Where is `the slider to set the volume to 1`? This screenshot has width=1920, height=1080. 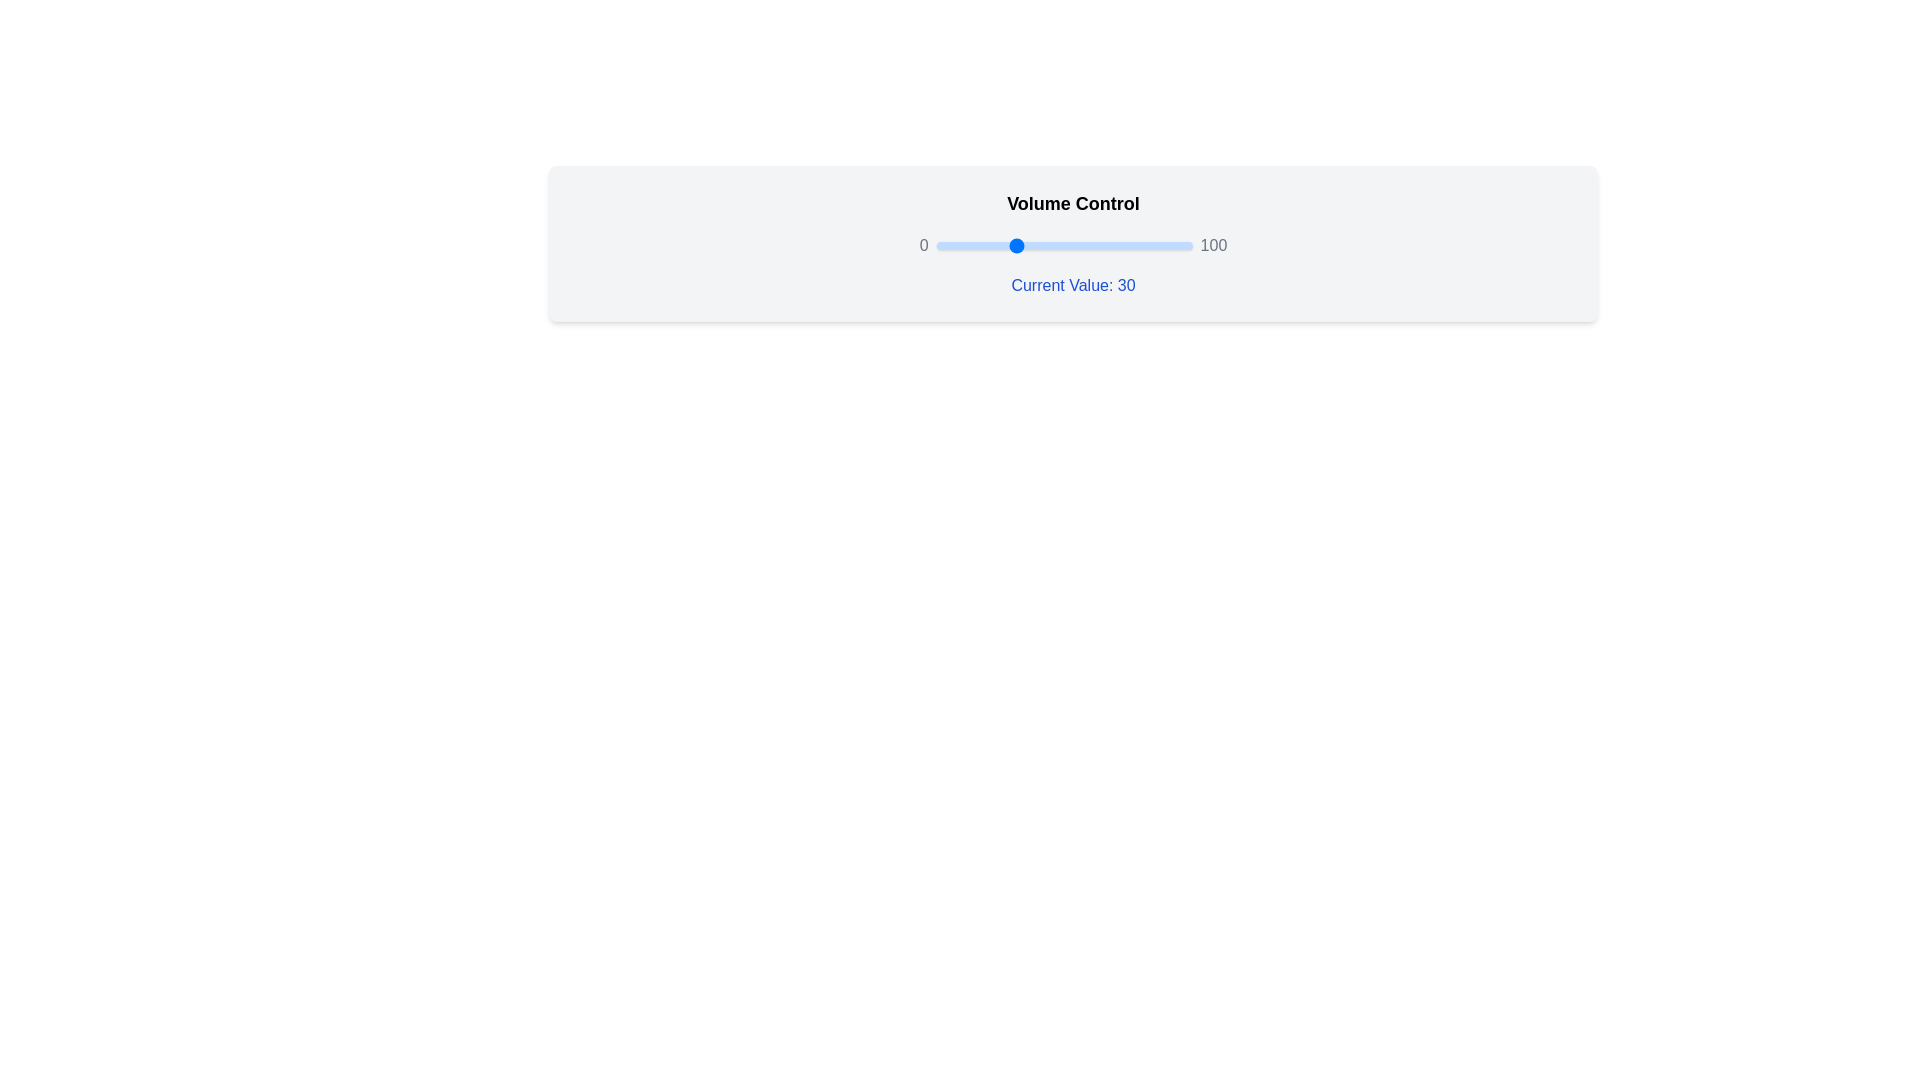
the slider to set the volume to 1 is located at coordinates (938, 245).